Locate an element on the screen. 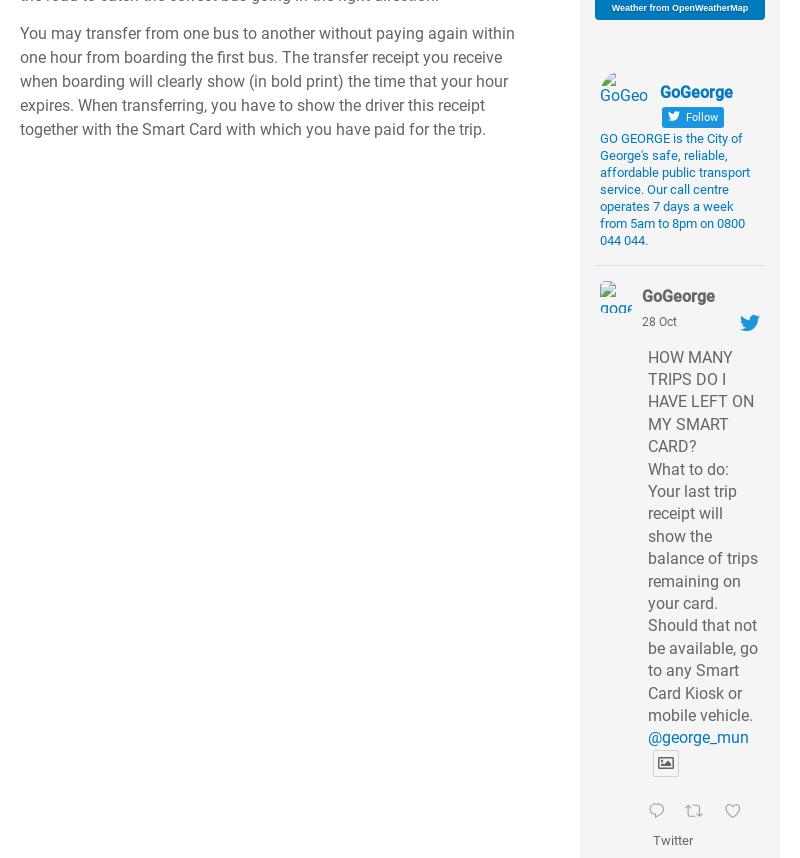 Image resolution: width=800 pixels, height=858 pixels. 'HOW MANY TRIPS DO I HAVE LEFT ON MY SMART CARD?' is located at coordinates (700, 400).